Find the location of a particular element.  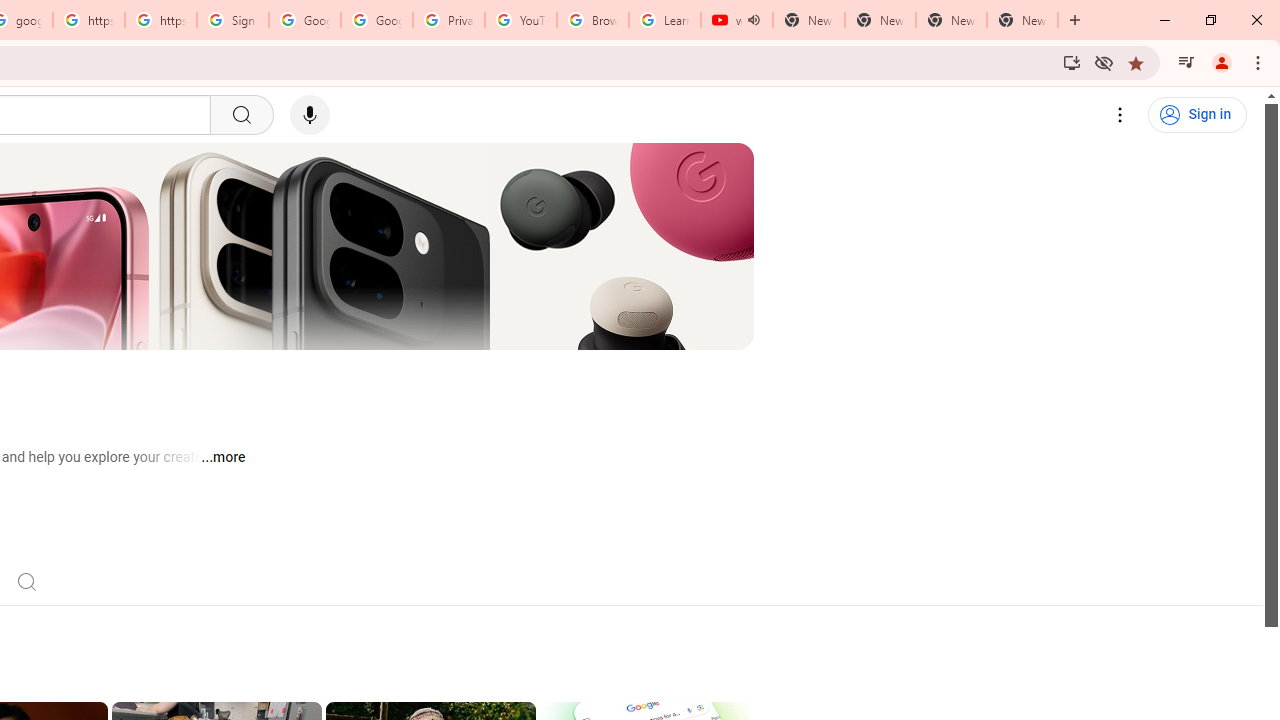

'New Tab' is located at coordinates (1022, 20).